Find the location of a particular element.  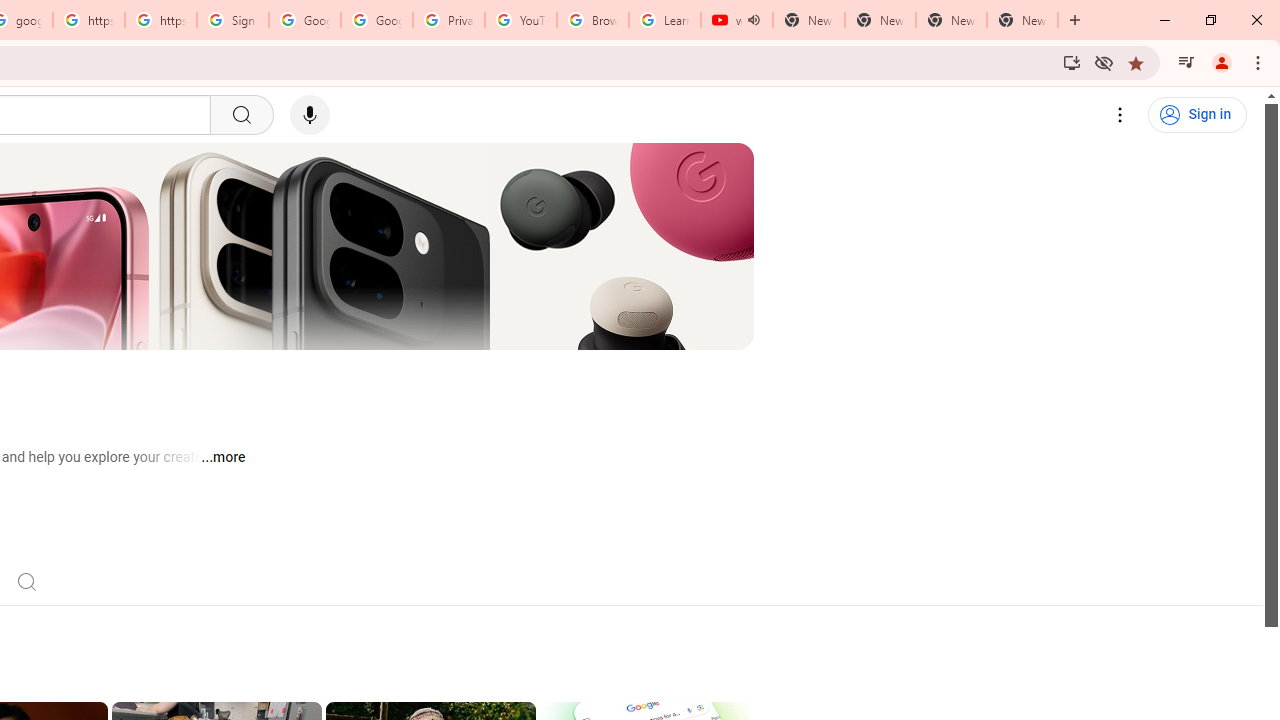

'New Tab' is located at coordinates (1022, 20).